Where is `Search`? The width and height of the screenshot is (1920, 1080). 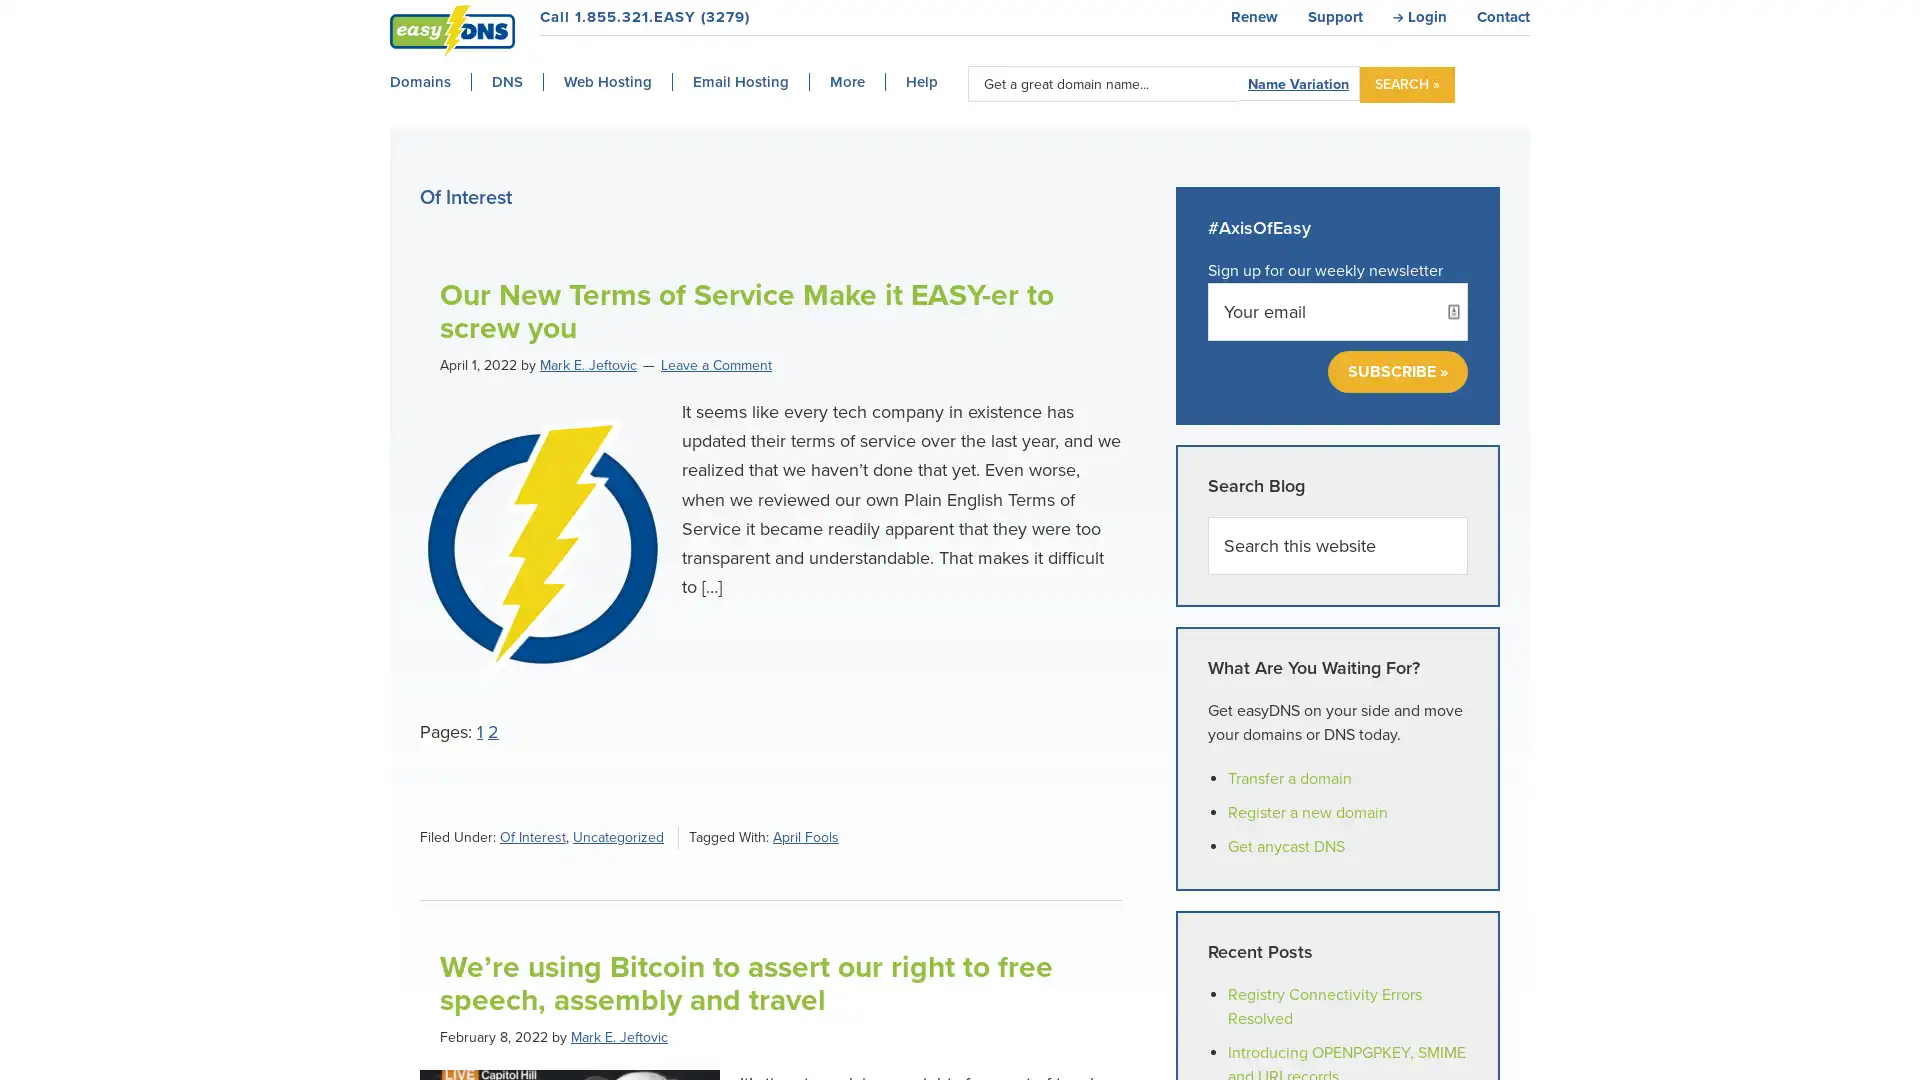
Search is located at coordinates (1467, 514).